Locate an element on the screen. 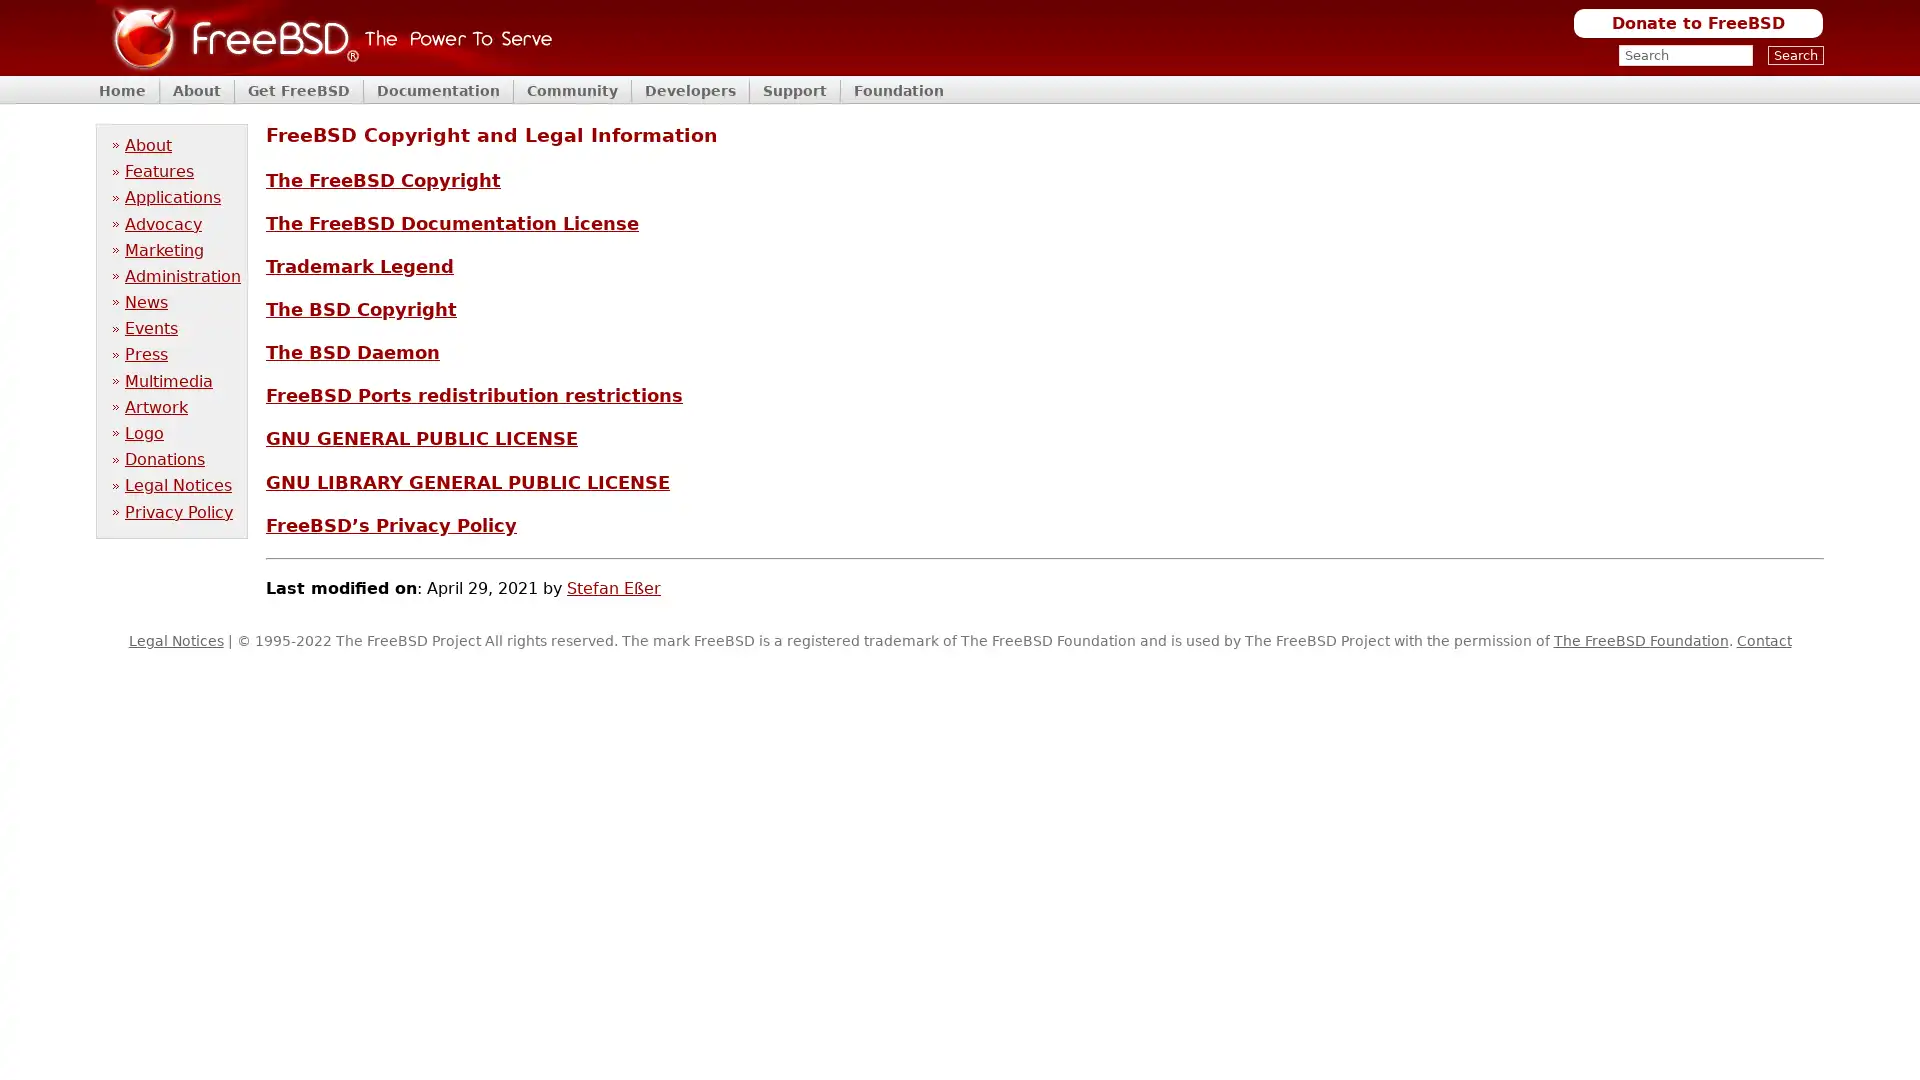 This screenshot has width=1920, height=1080. Search is located at coordinates (1795, 54).